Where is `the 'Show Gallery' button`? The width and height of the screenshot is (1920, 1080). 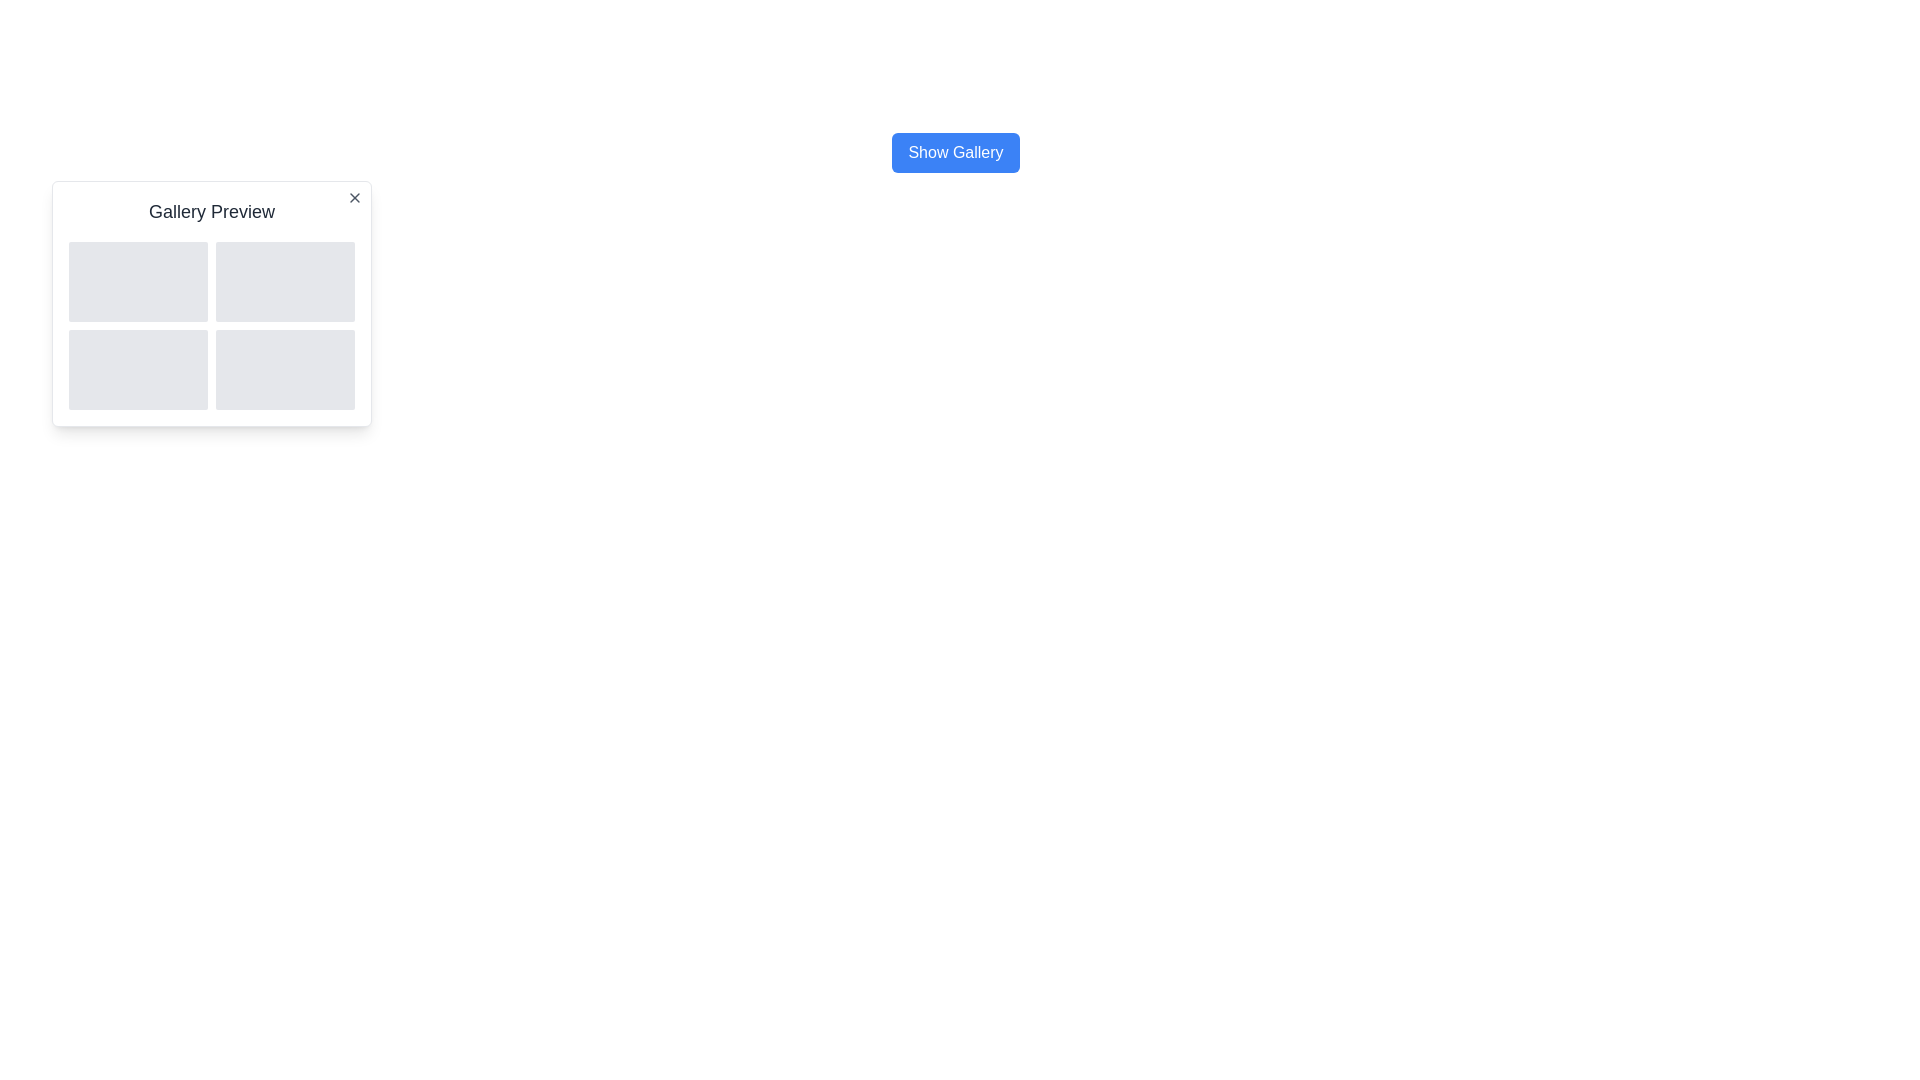 the 'Show Gallery' button is located at coordinates (954, 152).